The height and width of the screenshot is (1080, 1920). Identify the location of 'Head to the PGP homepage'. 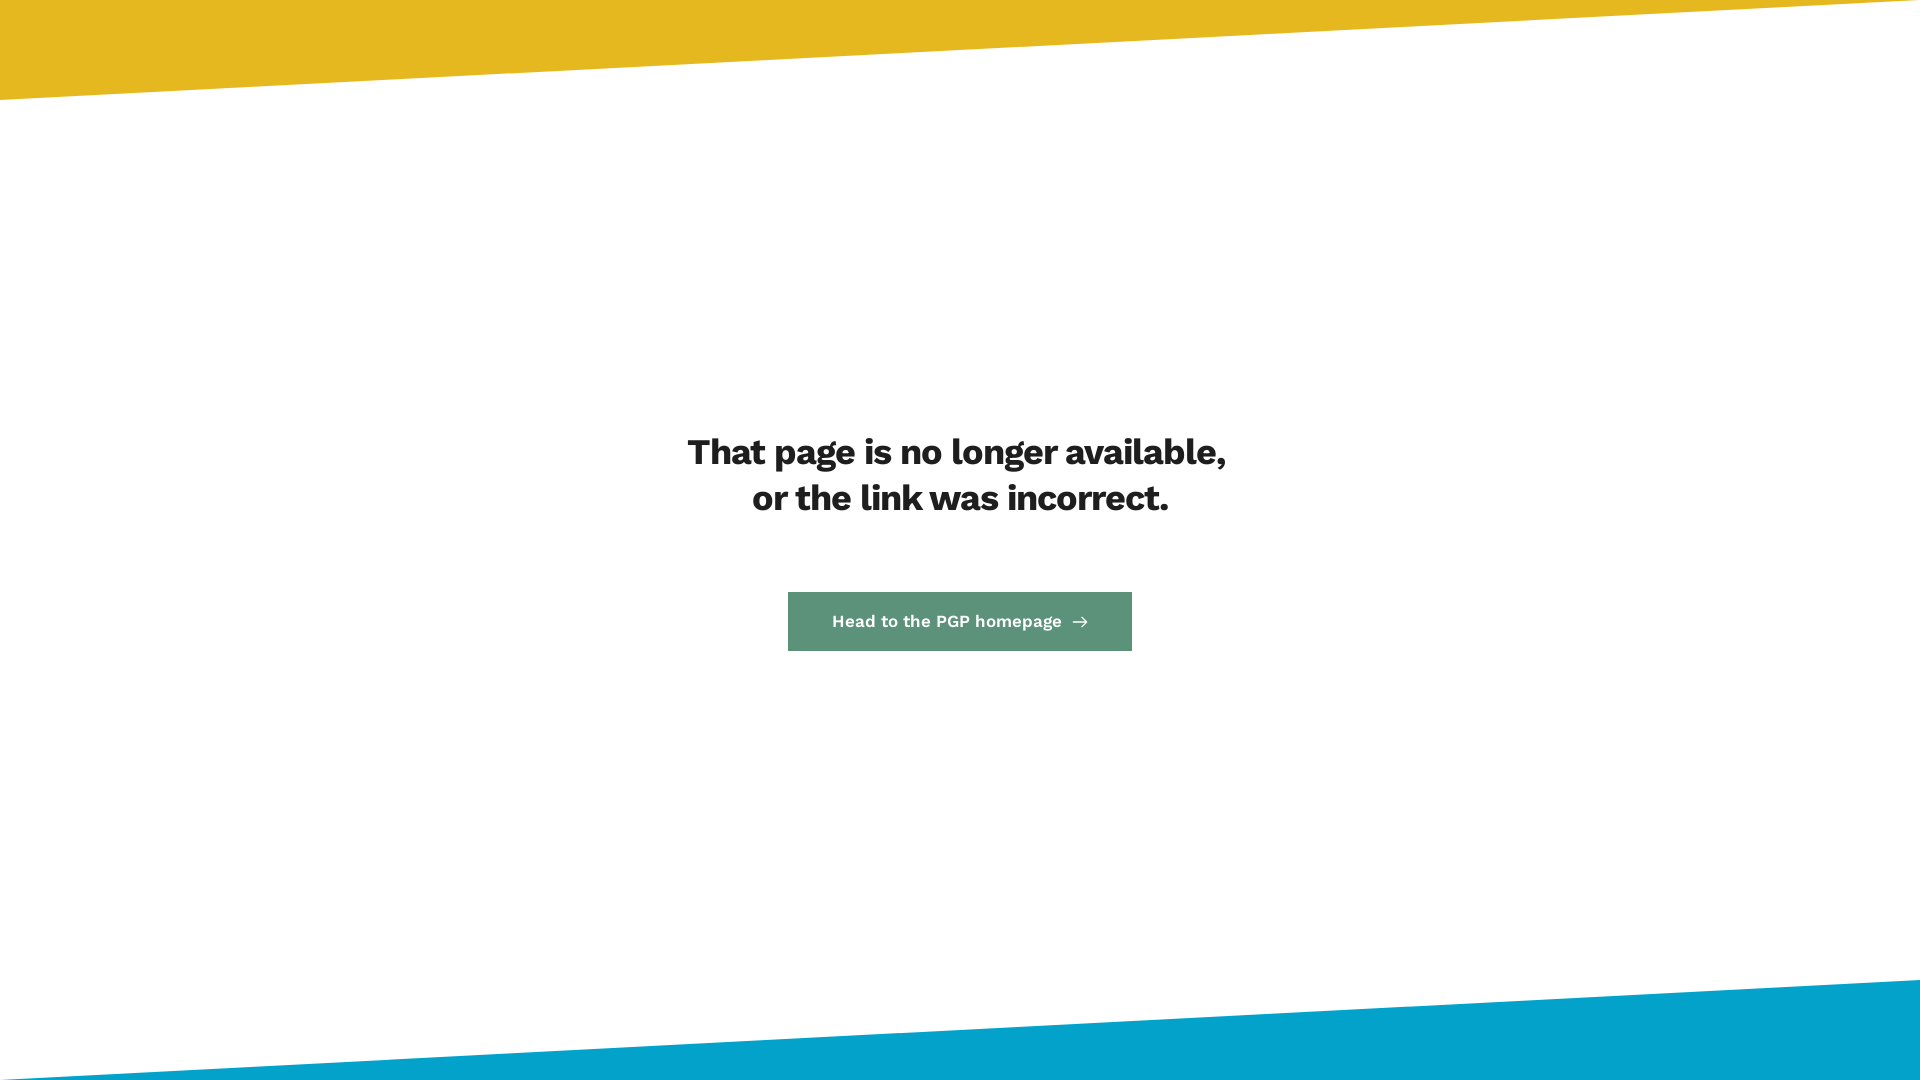
(960, 620).